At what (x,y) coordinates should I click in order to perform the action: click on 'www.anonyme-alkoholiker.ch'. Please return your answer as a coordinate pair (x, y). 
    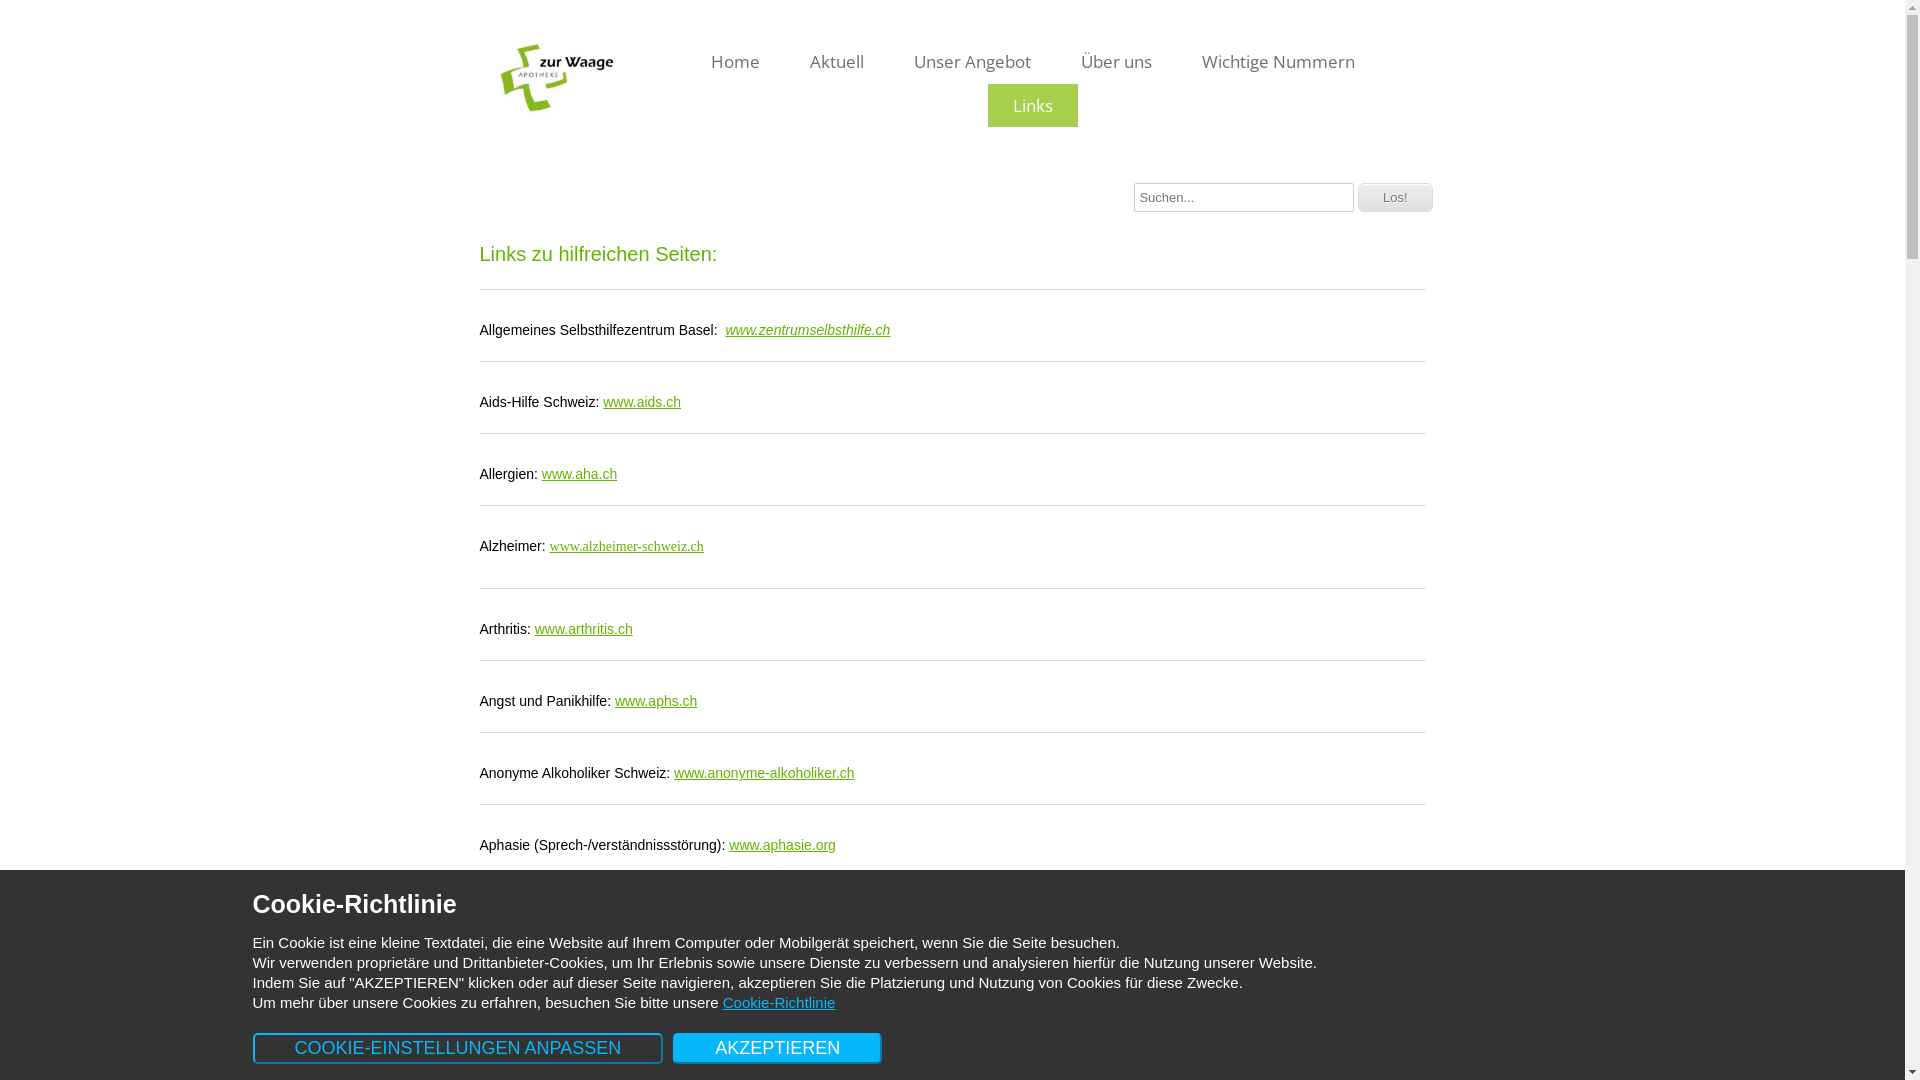
    Looking at the image, I should click on (763, 771).